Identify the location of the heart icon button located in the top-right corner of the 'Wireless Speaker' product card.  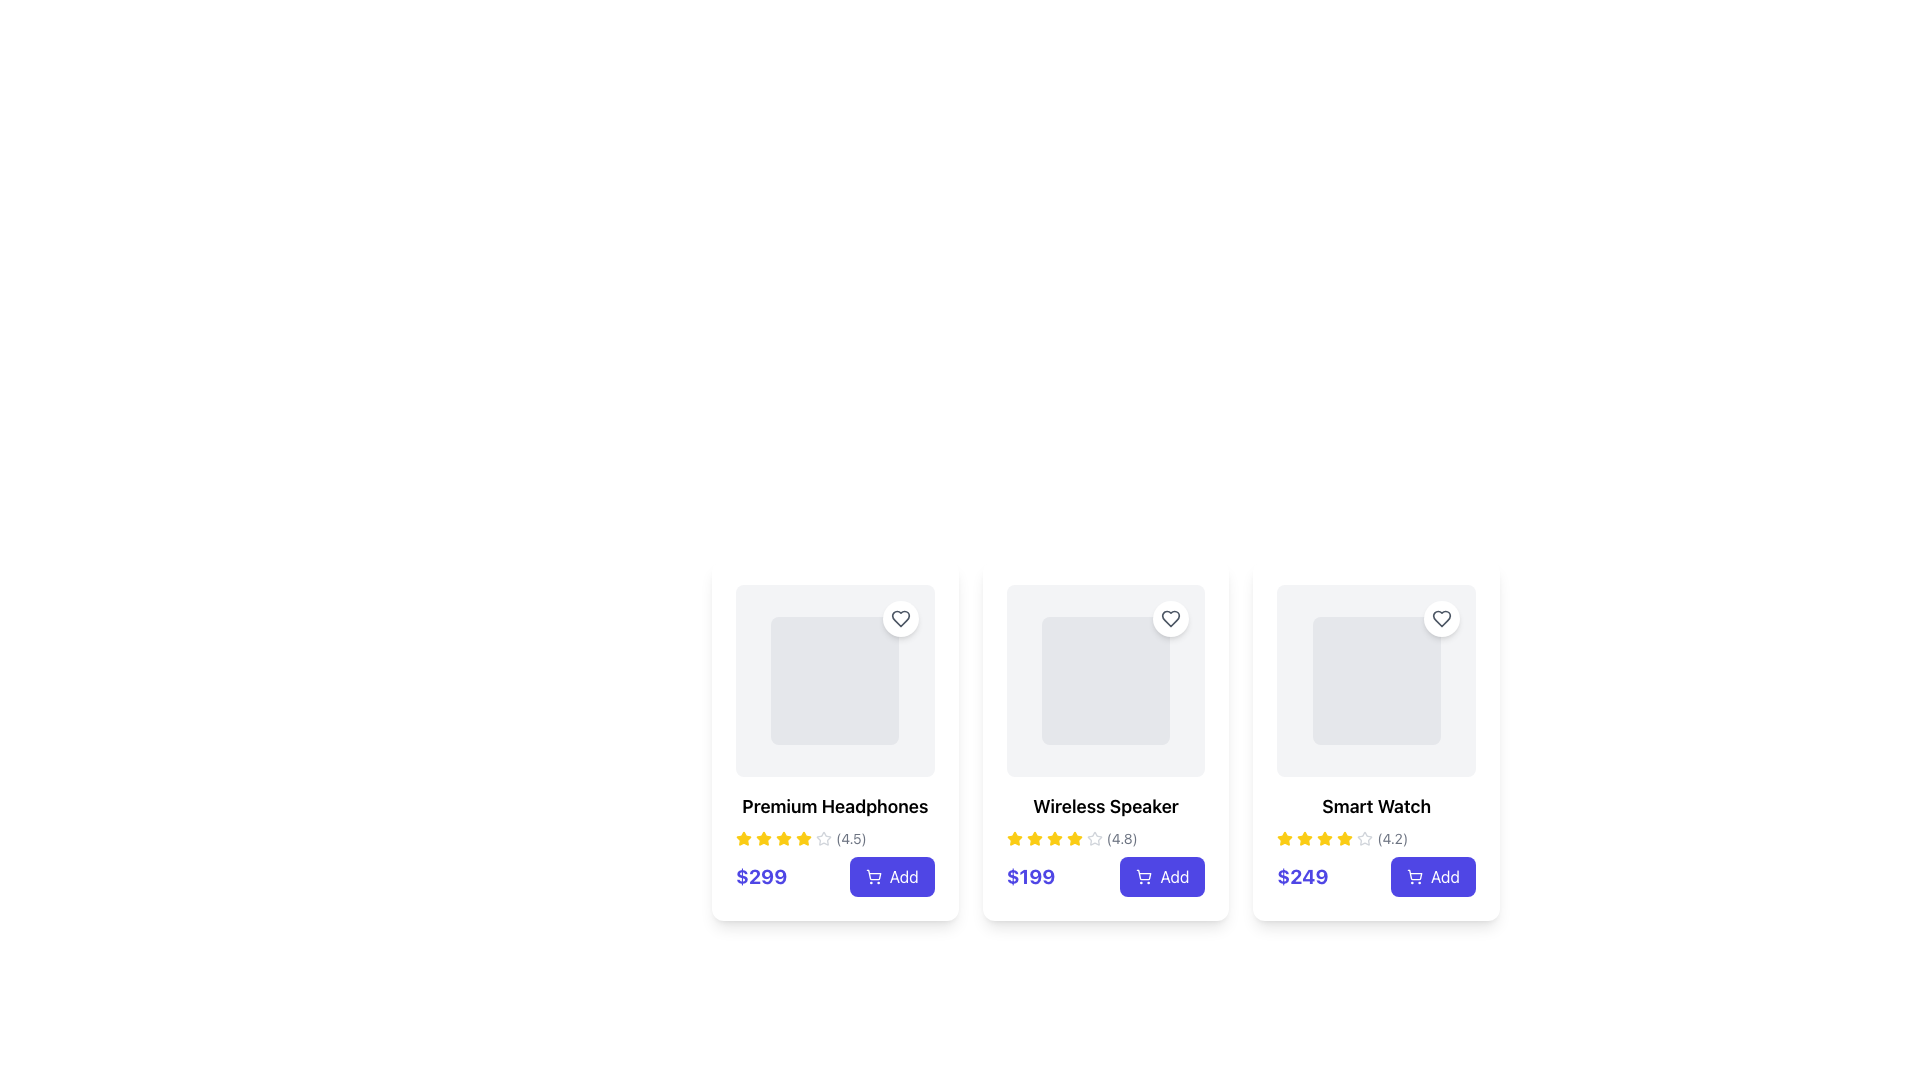
(1171, 617).